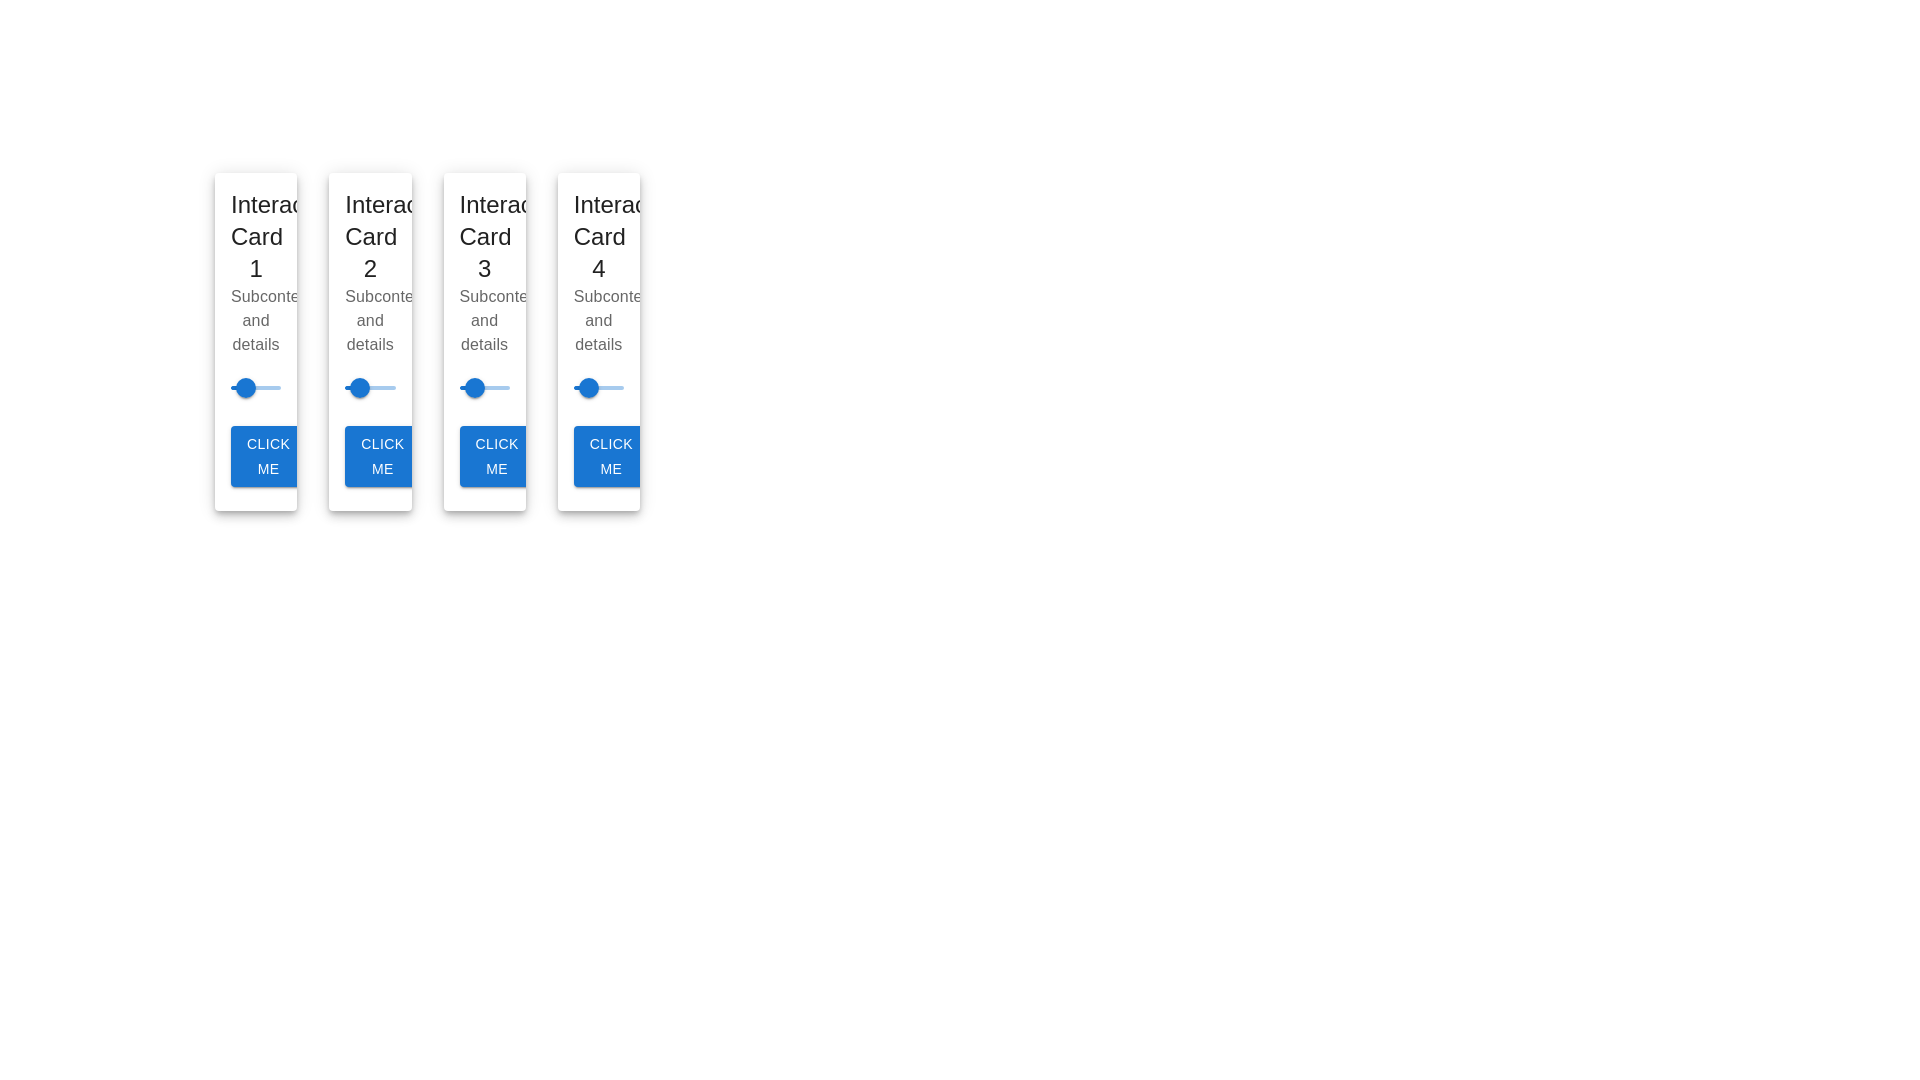  Describe the element at coordinates (384, 388) in the screenshot. I see `the slider` at that location.